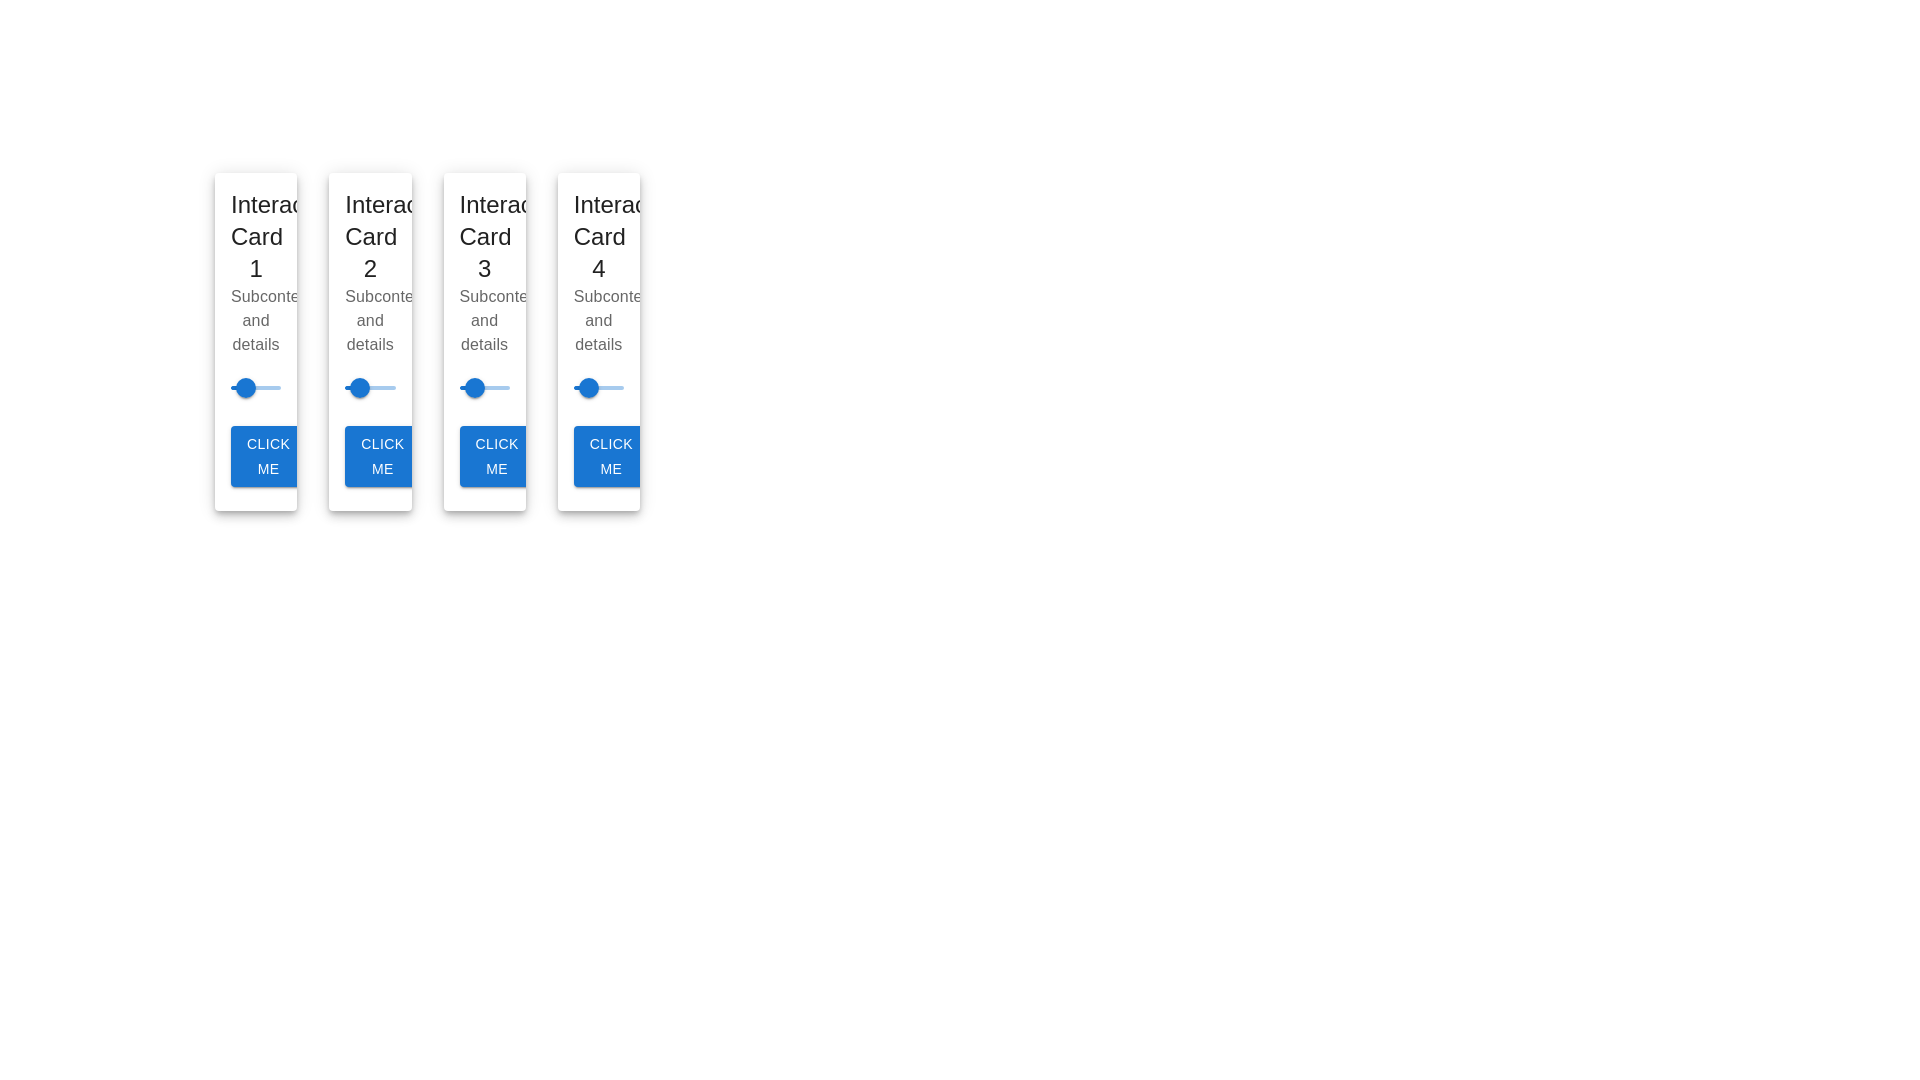  Describe the element at coordinates (384, 388) in the screenshot. I see `the slider` at that location.